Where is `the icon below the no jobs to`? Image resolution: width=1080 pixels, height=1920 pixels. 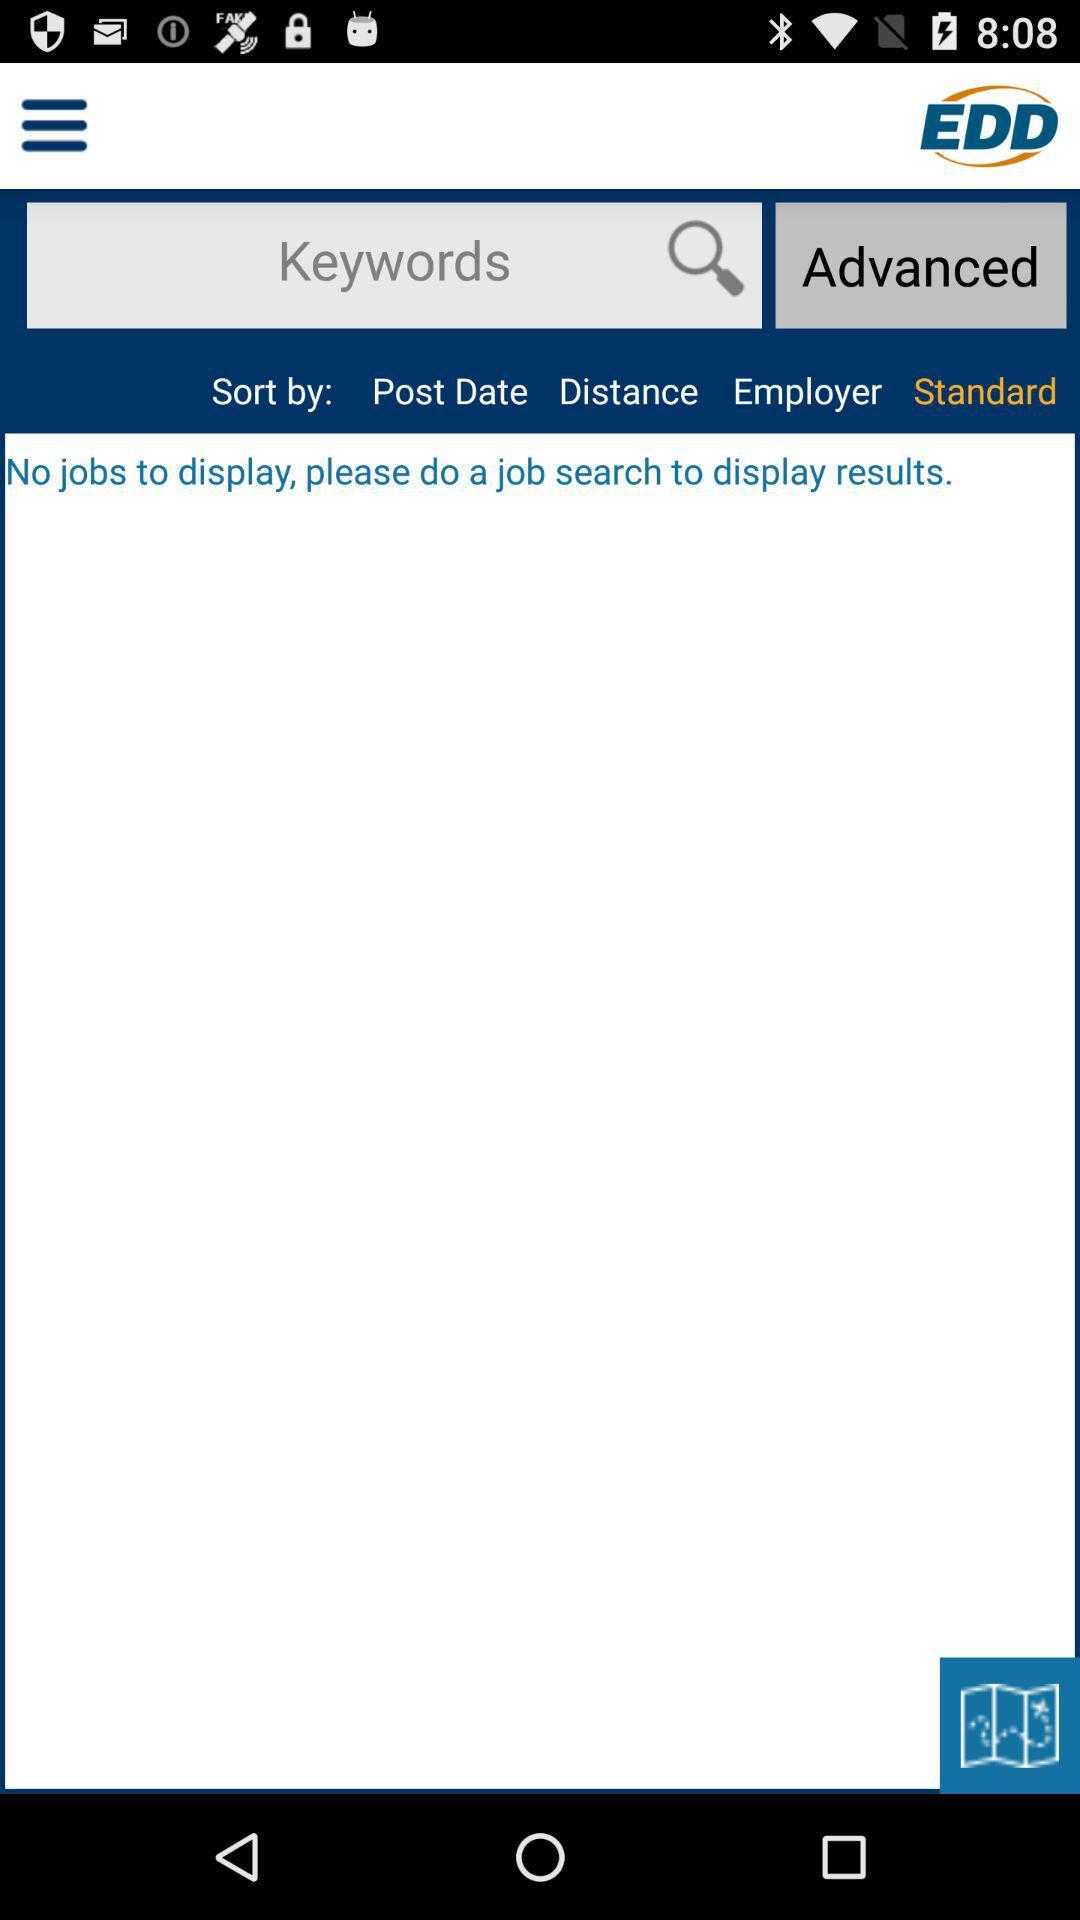 the icon below the no jobs to is located at coordinates (1009, 1724).